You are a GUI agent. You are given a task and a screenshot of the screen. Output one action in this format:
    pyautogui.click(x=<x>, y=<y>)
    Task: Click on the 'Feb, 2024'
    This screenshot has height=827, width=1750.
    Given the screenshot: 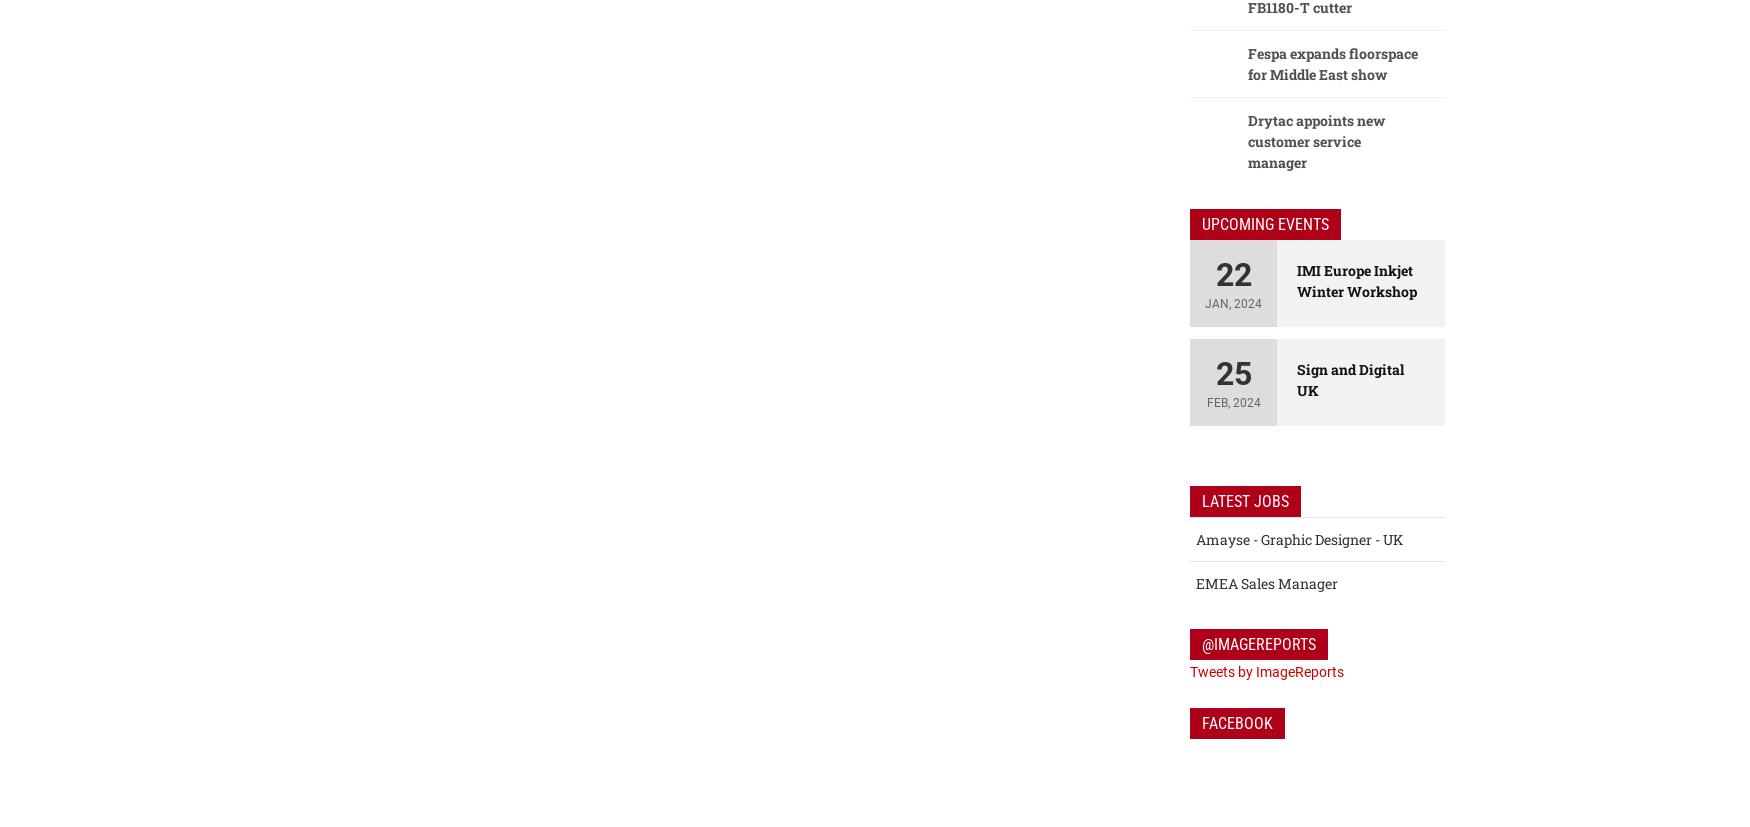 What is the action you would take?
    pyautogui.click(x=1233, y=402)
    